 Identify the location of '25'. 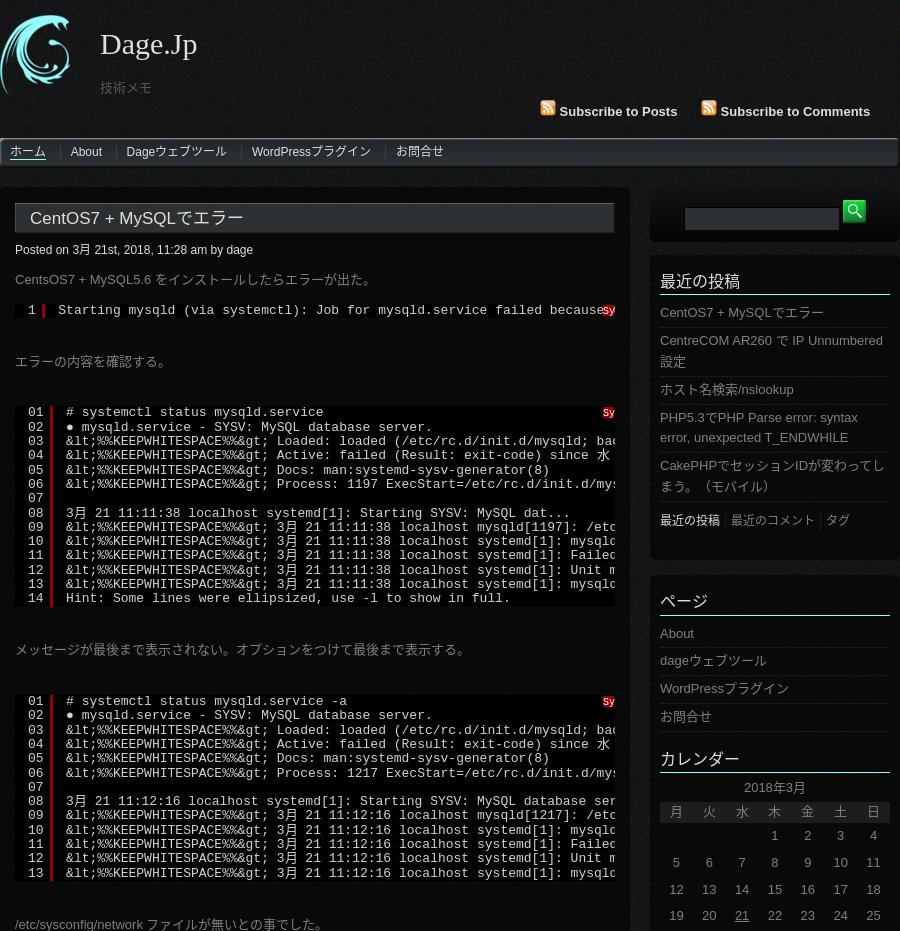
(873, 915).